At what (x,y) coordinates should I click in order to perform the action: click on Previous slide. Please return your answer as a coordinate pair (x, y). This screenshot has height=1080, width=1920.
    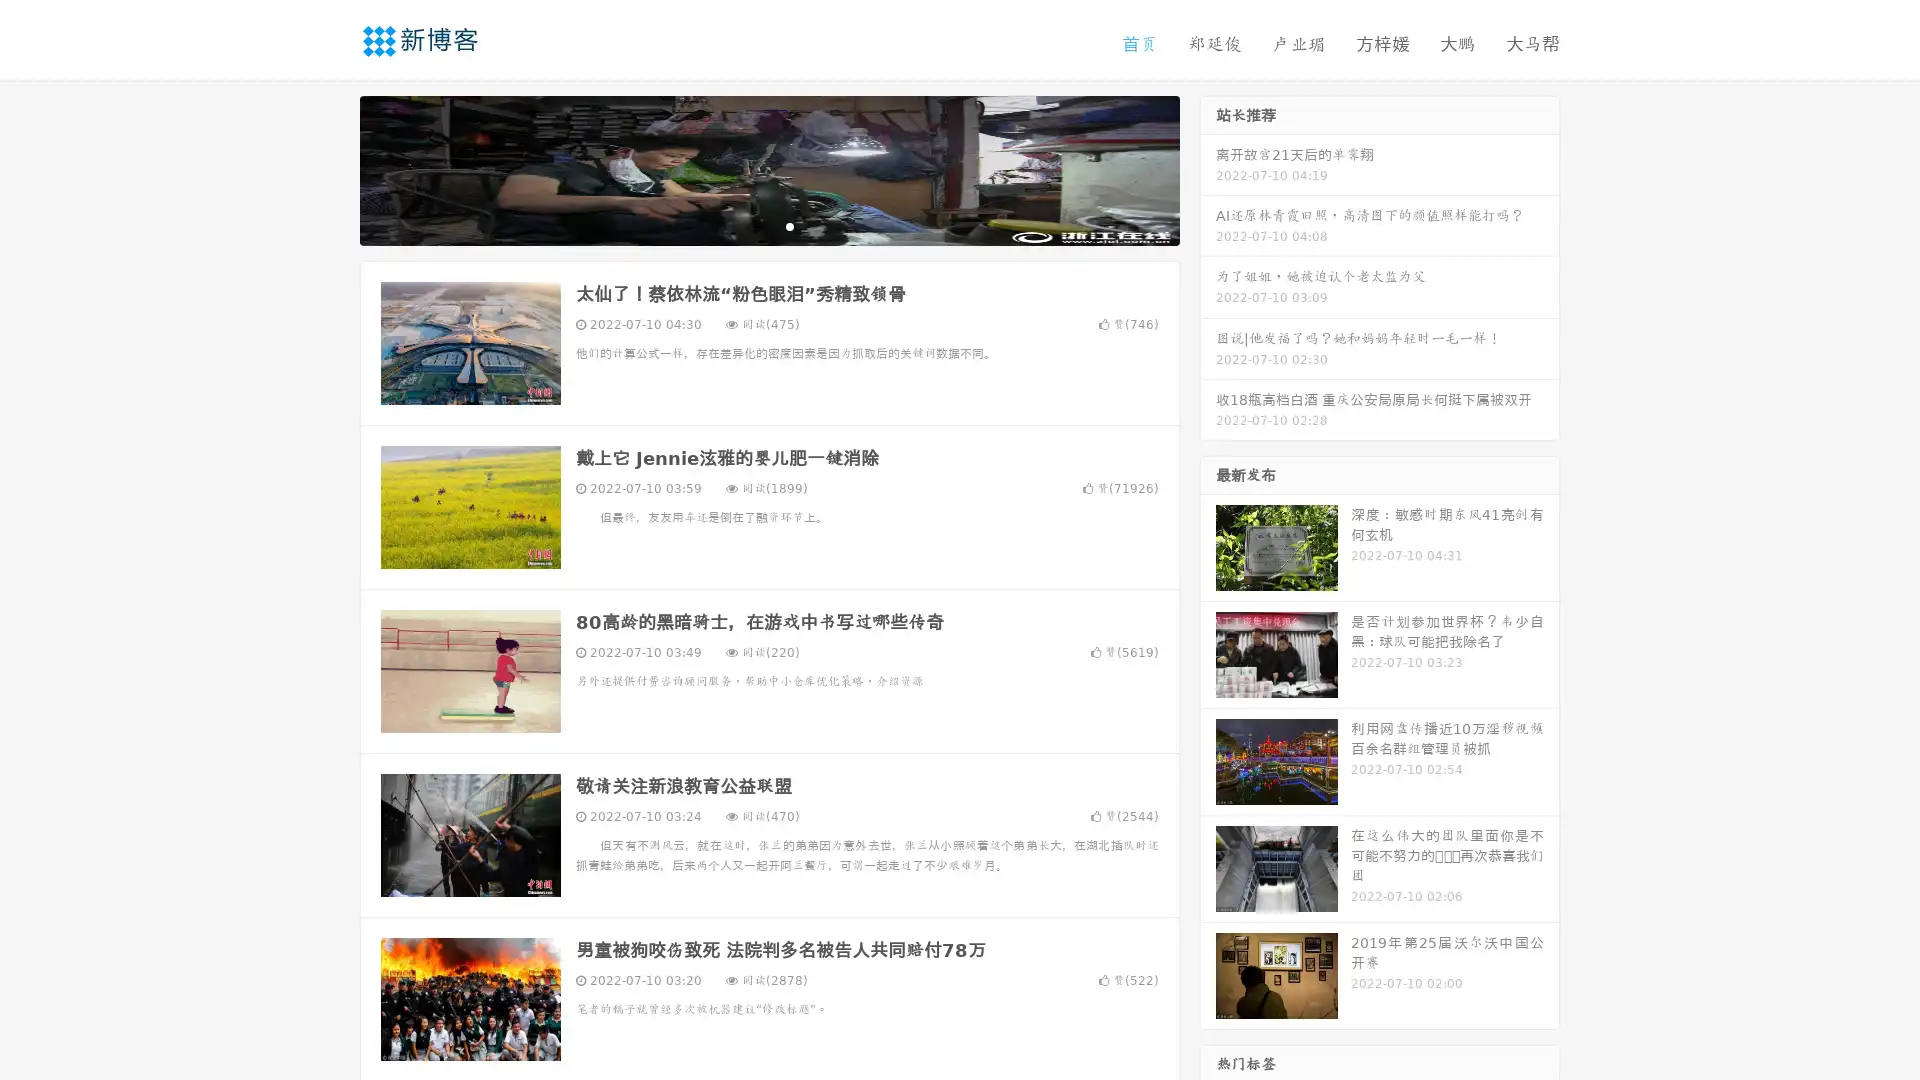
    Looking at the image, I should click on (330, 168).